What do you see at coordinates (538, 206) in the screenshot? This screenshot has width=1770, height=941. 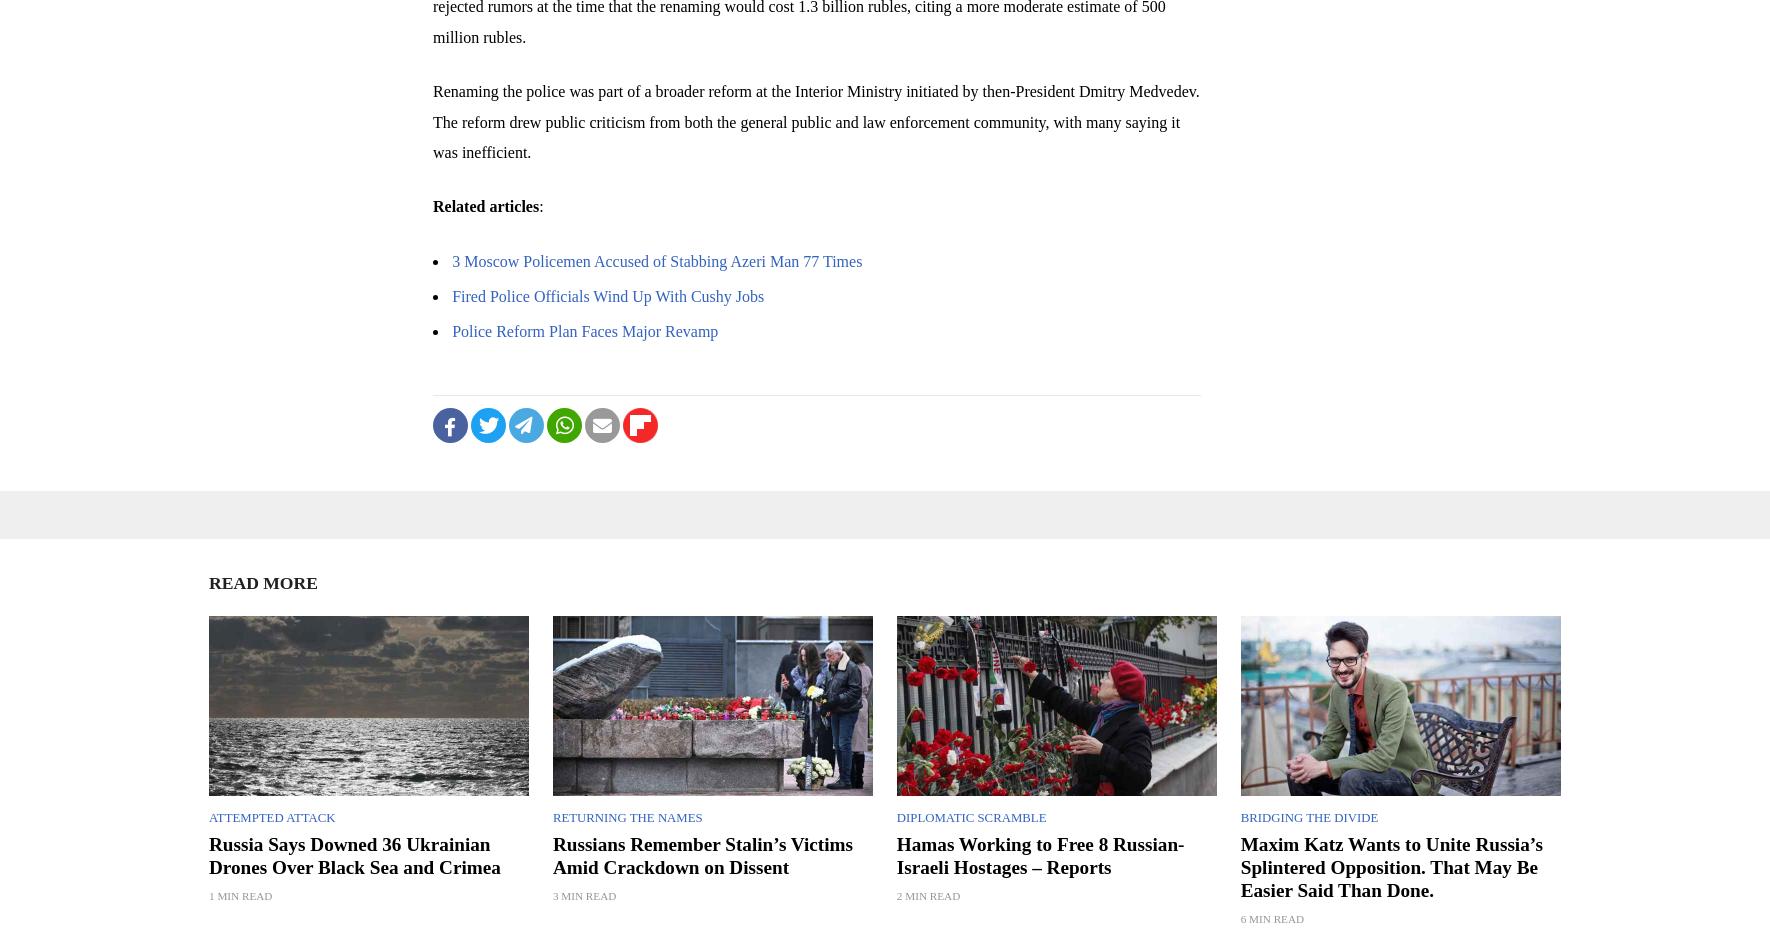 I see `':'` at bounding box center [538, 206].